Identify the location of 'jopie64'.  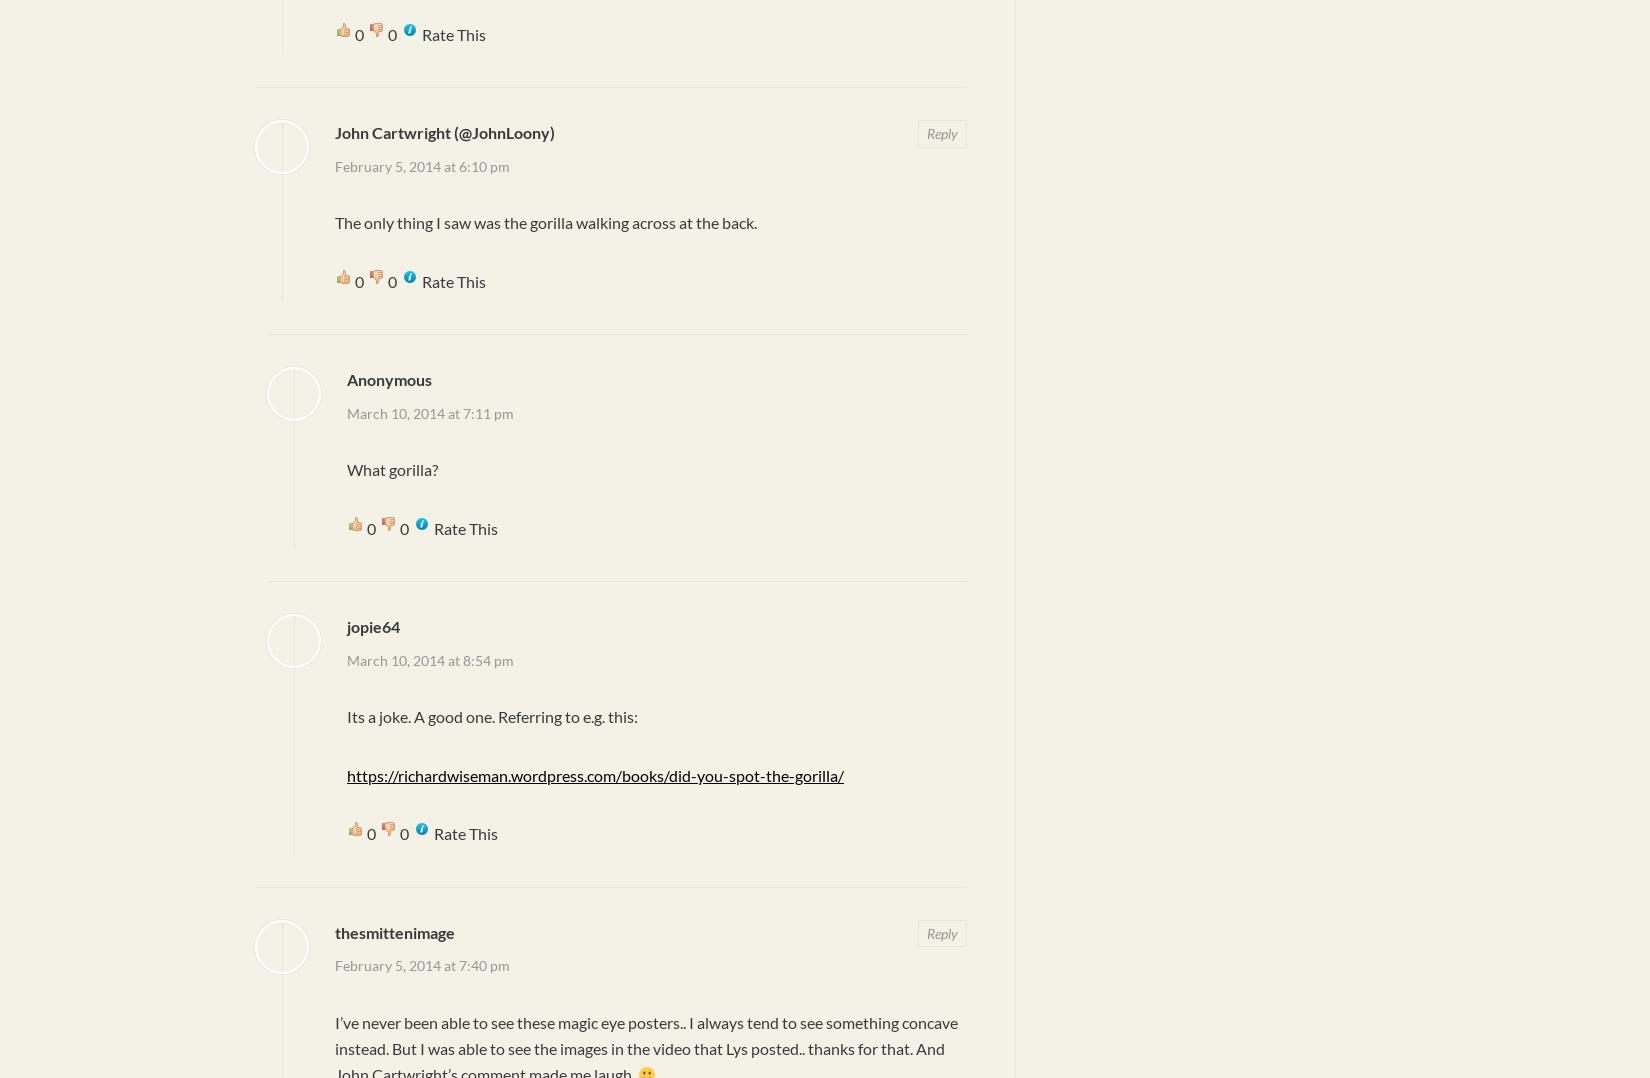
(373, 625).